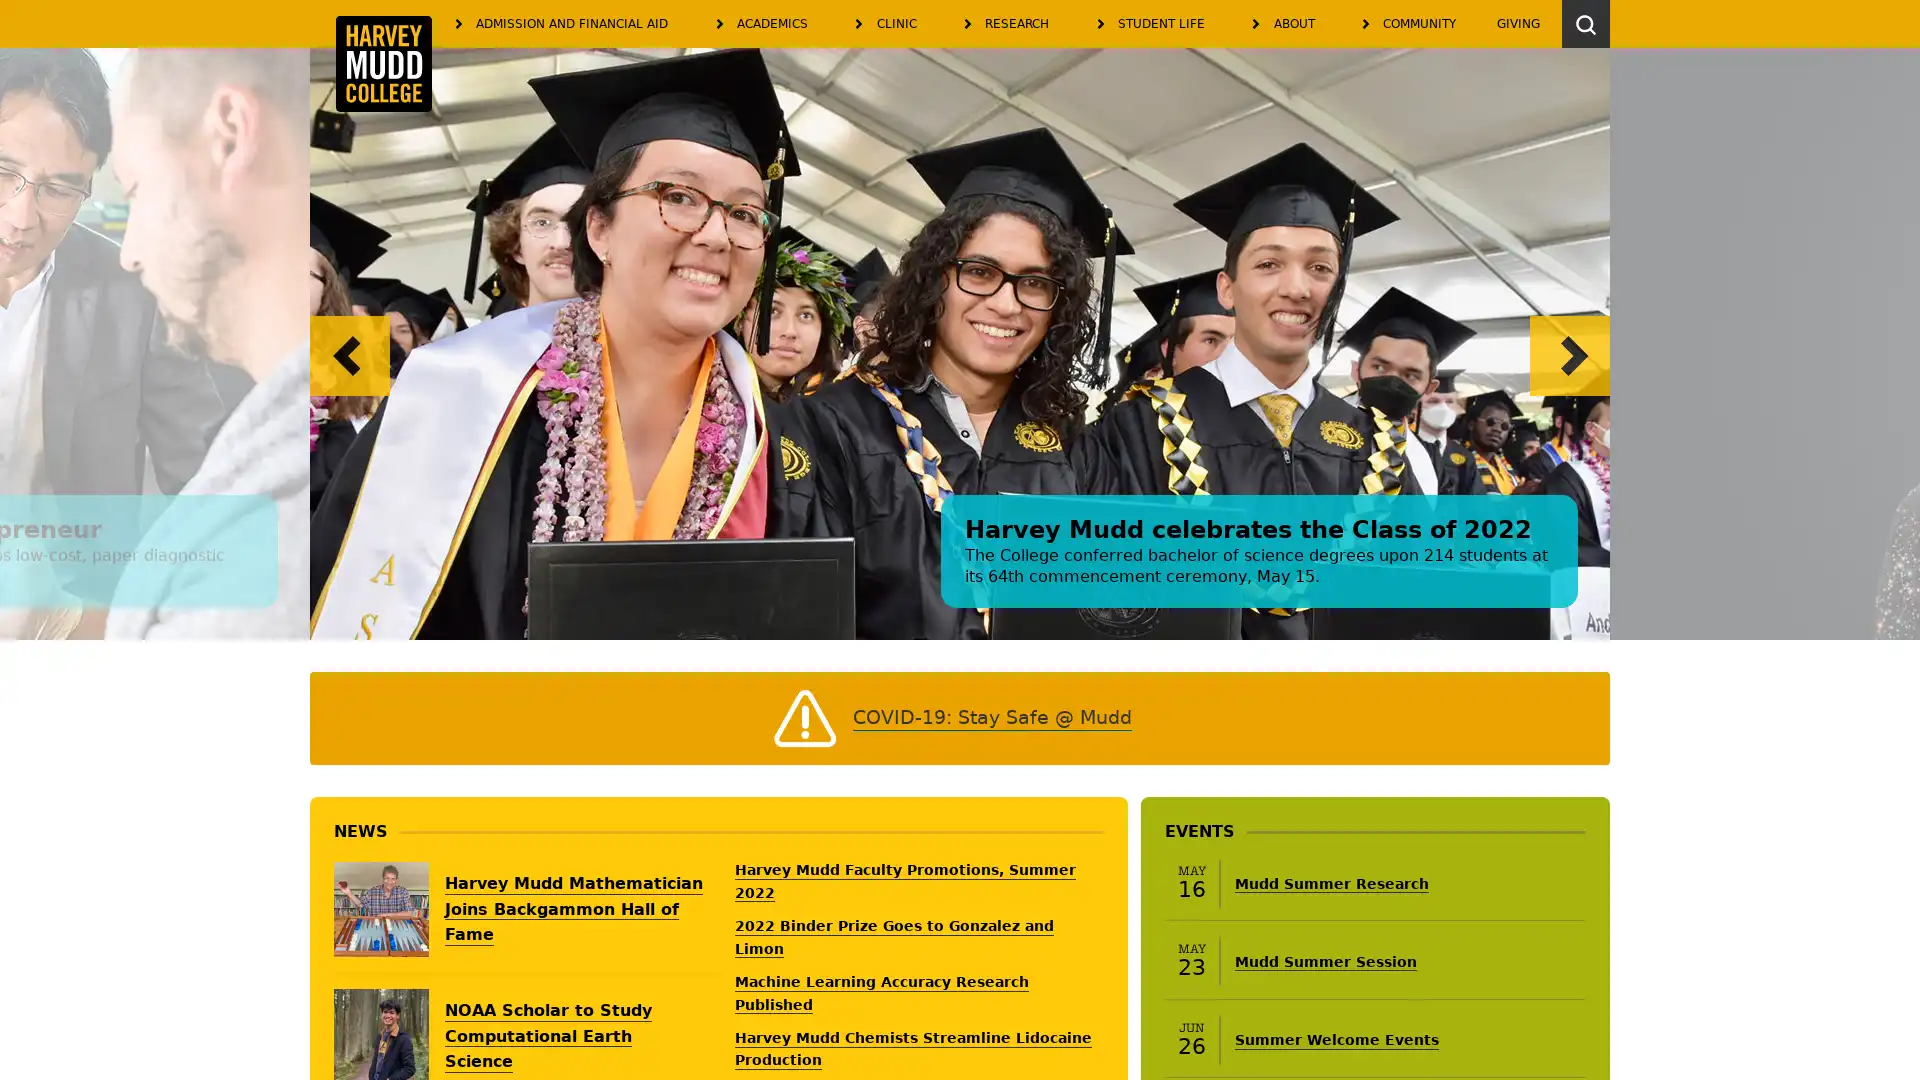  I want to click on Previous slide., so click(350, 353).